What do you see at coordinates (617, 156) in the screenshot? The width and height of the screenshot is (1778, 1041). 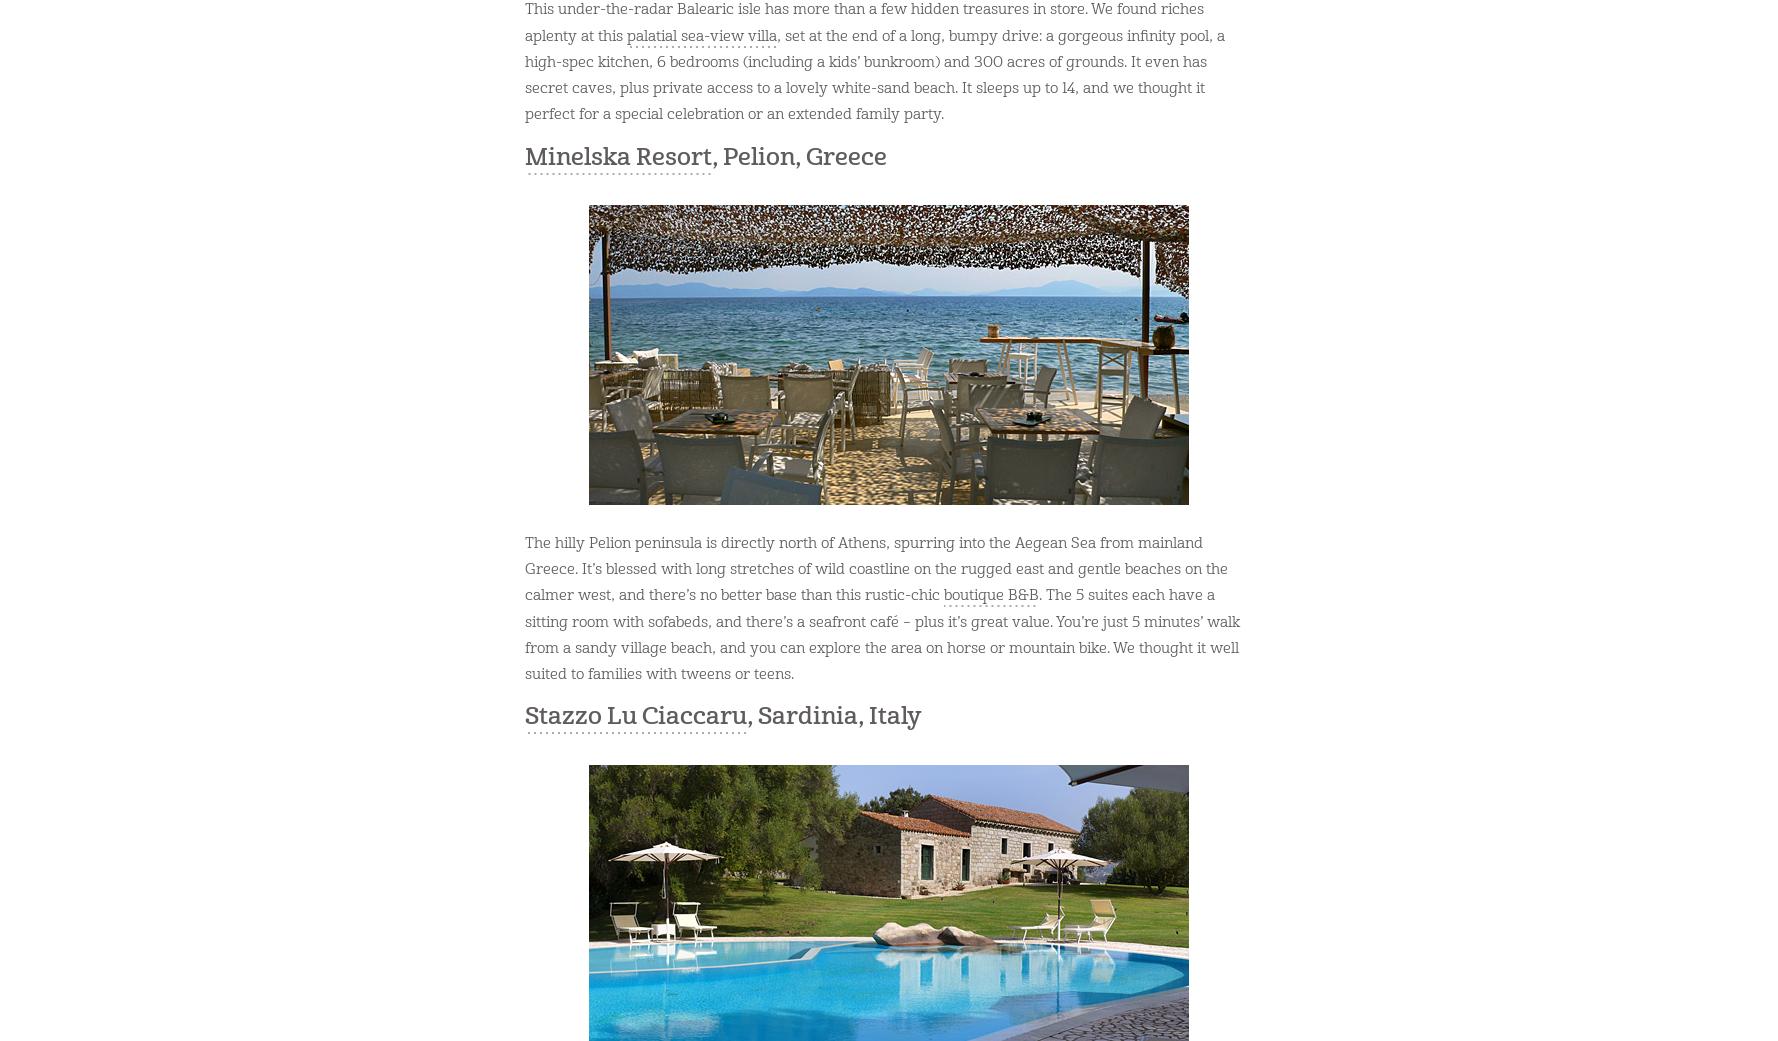 I see `'Minelska Resort'` at bounding box center [617, 156].